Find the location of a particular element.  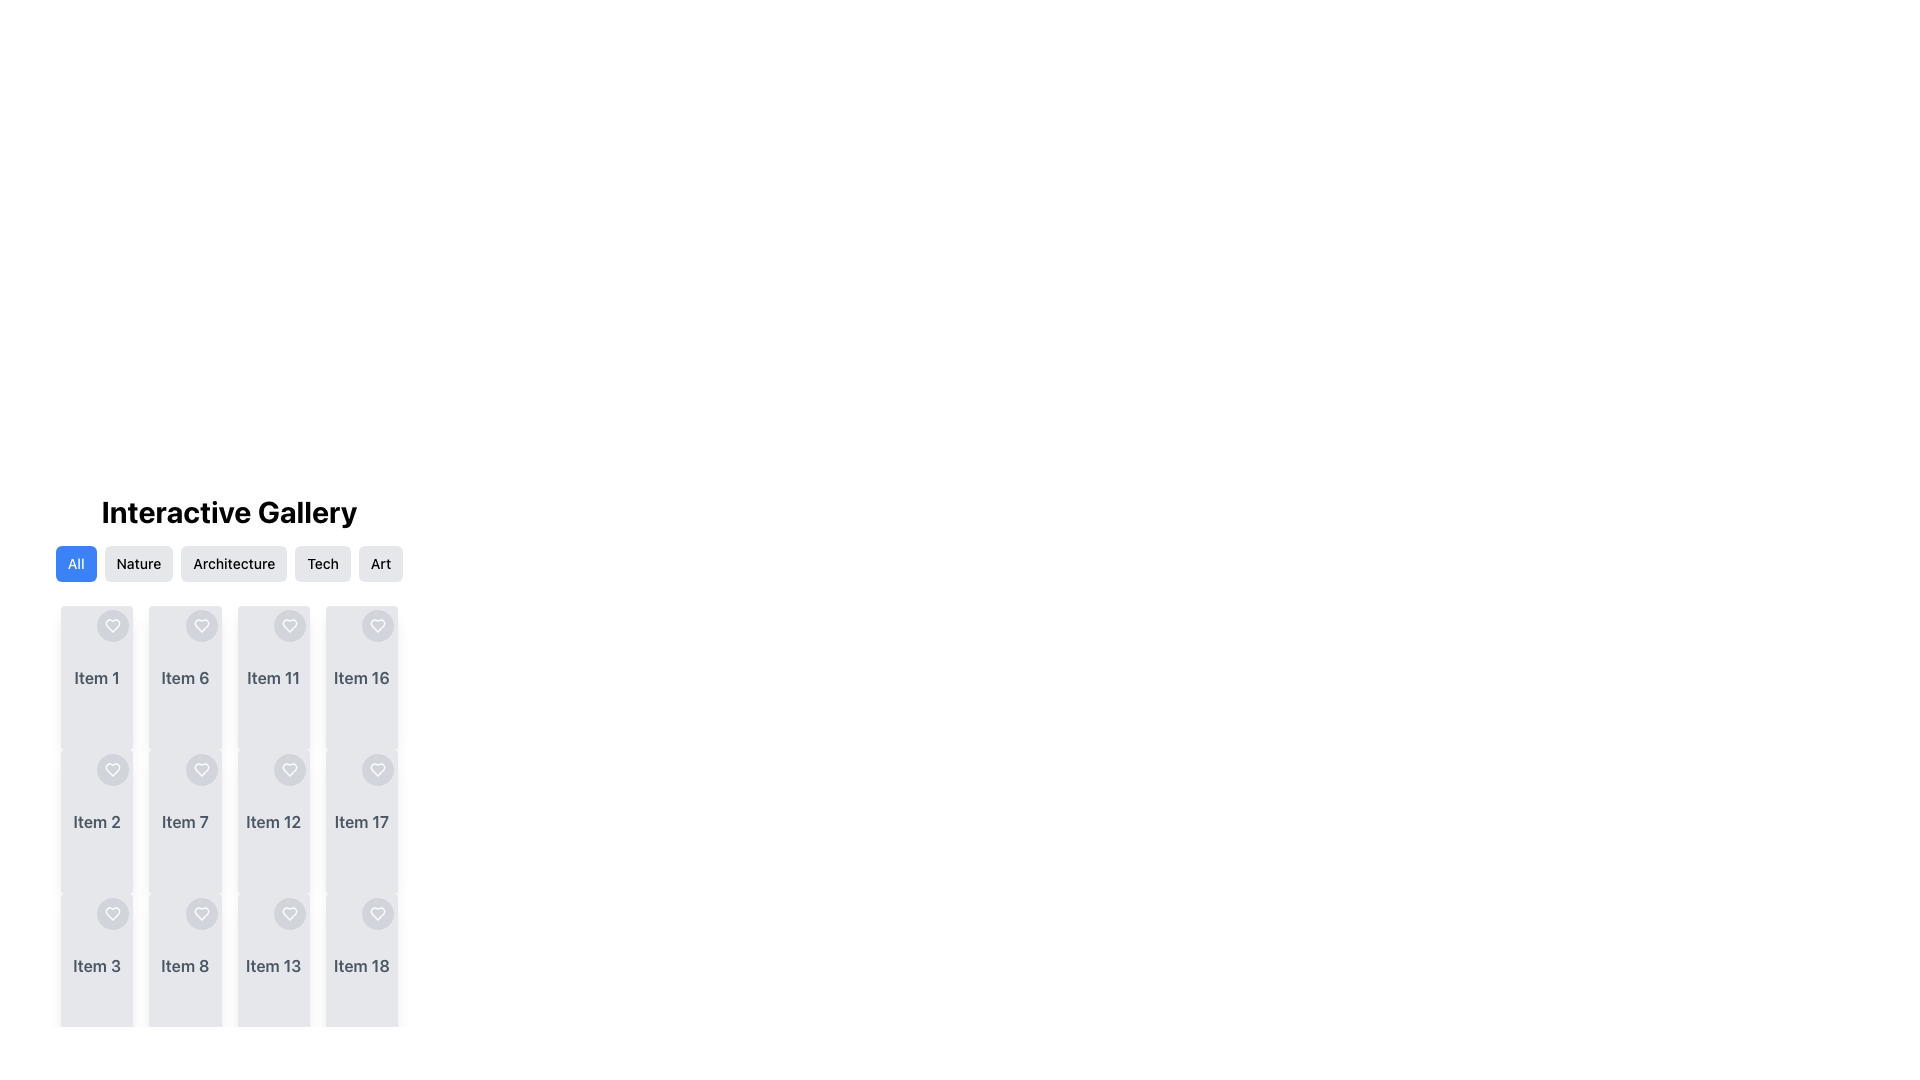

the state of the favorite icon located in the center of the card labeled 'Item 17', positioned in the fourth column and second row of the interactive gallery interface is located at coordinates (378, 769).